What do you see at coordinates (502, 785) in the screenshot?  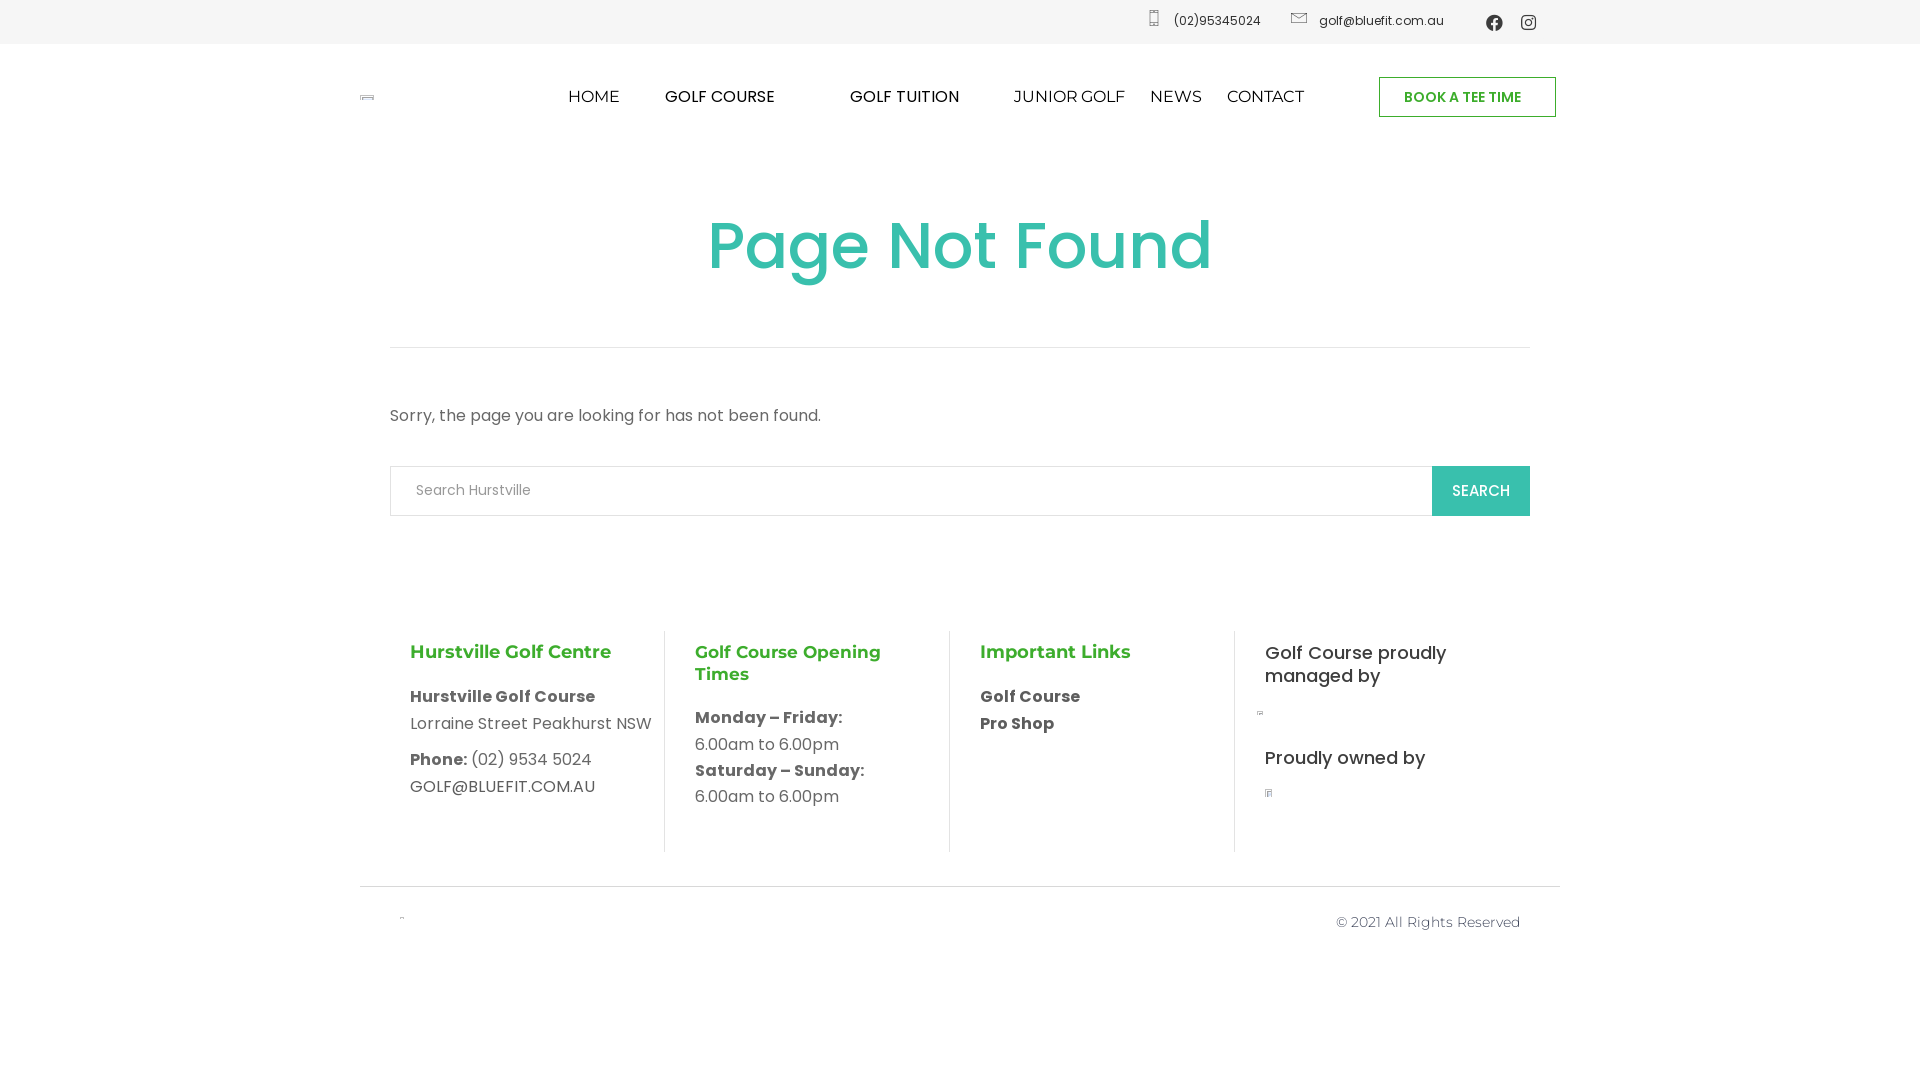 I see `'GOLF@BLUEFIT.COM.AU'` at bounding box center [502, 785].